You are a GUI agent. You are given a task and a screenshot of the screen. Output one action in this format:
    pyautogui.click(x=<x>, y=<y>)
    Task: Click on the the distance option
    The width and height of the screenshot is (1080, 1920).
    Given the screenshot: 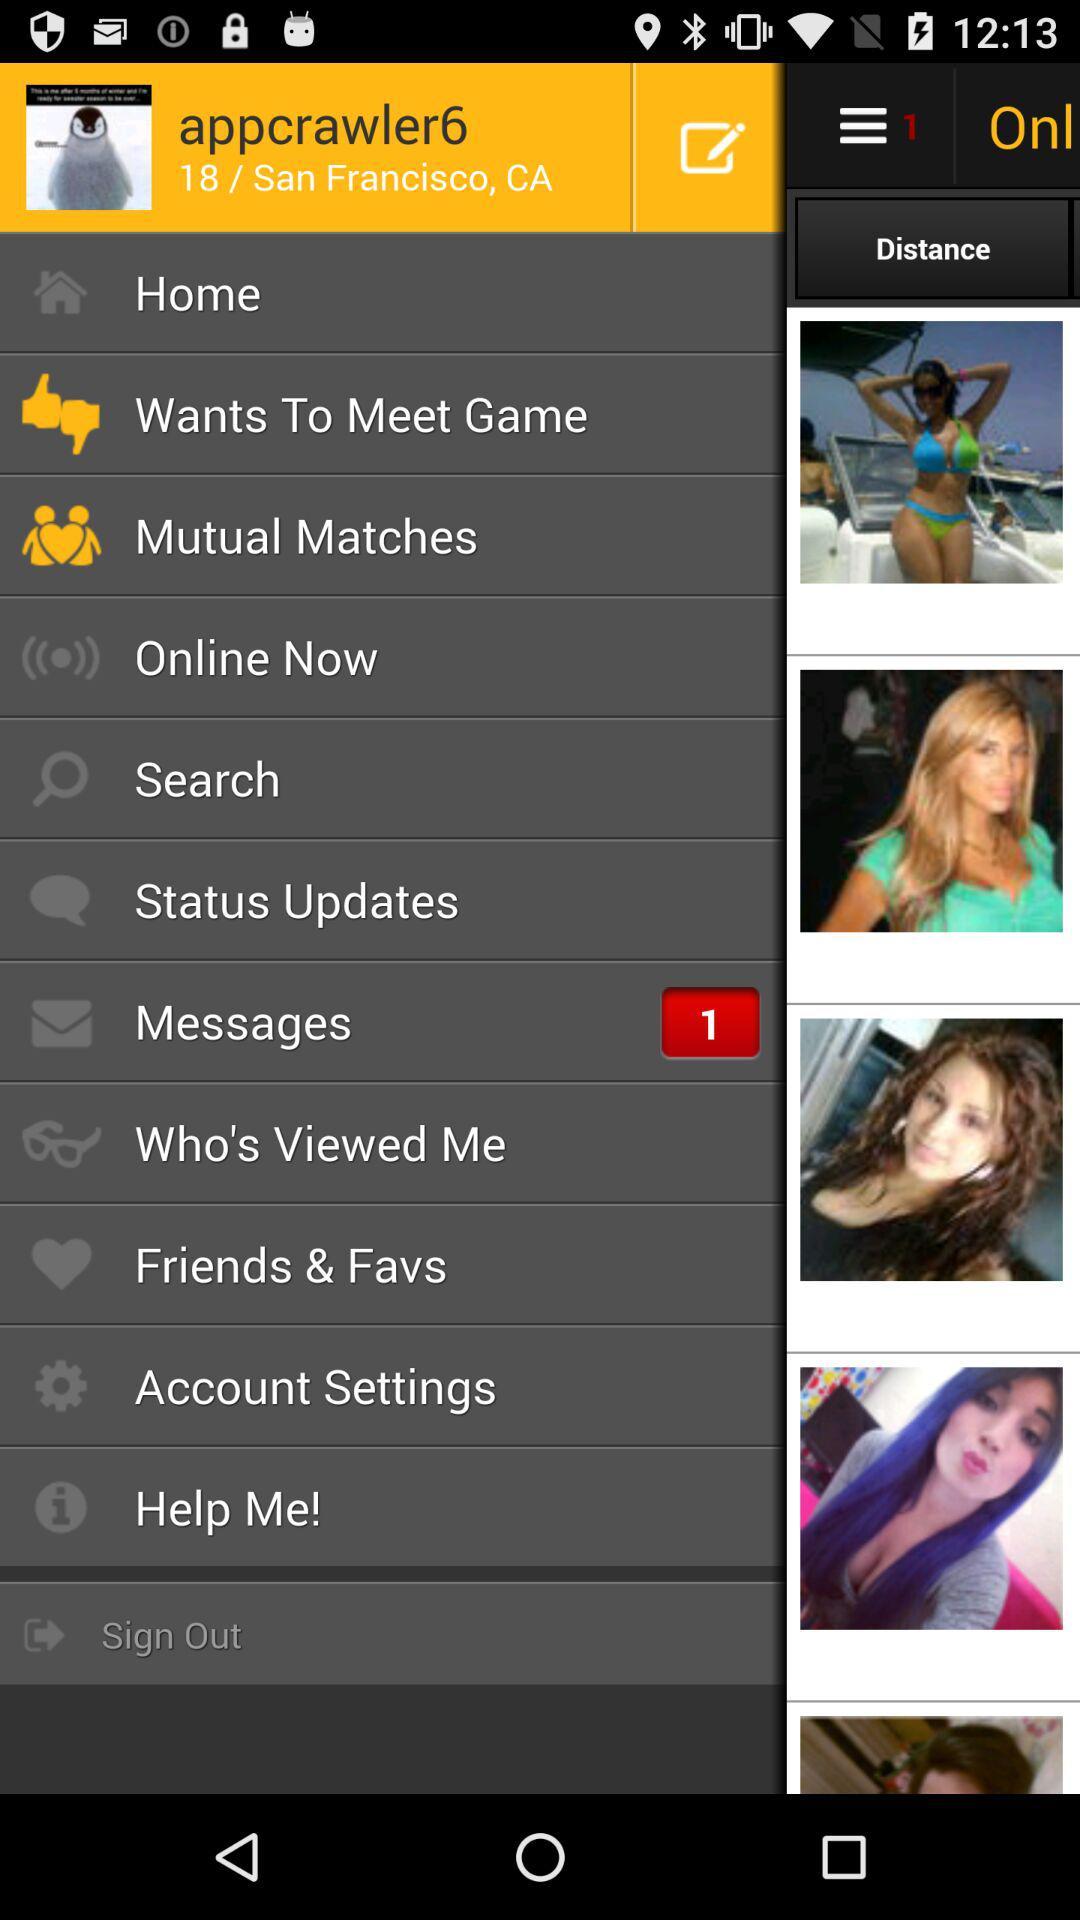 What is the action you would take?
    pyautogui.click(x=933, y=247)
    